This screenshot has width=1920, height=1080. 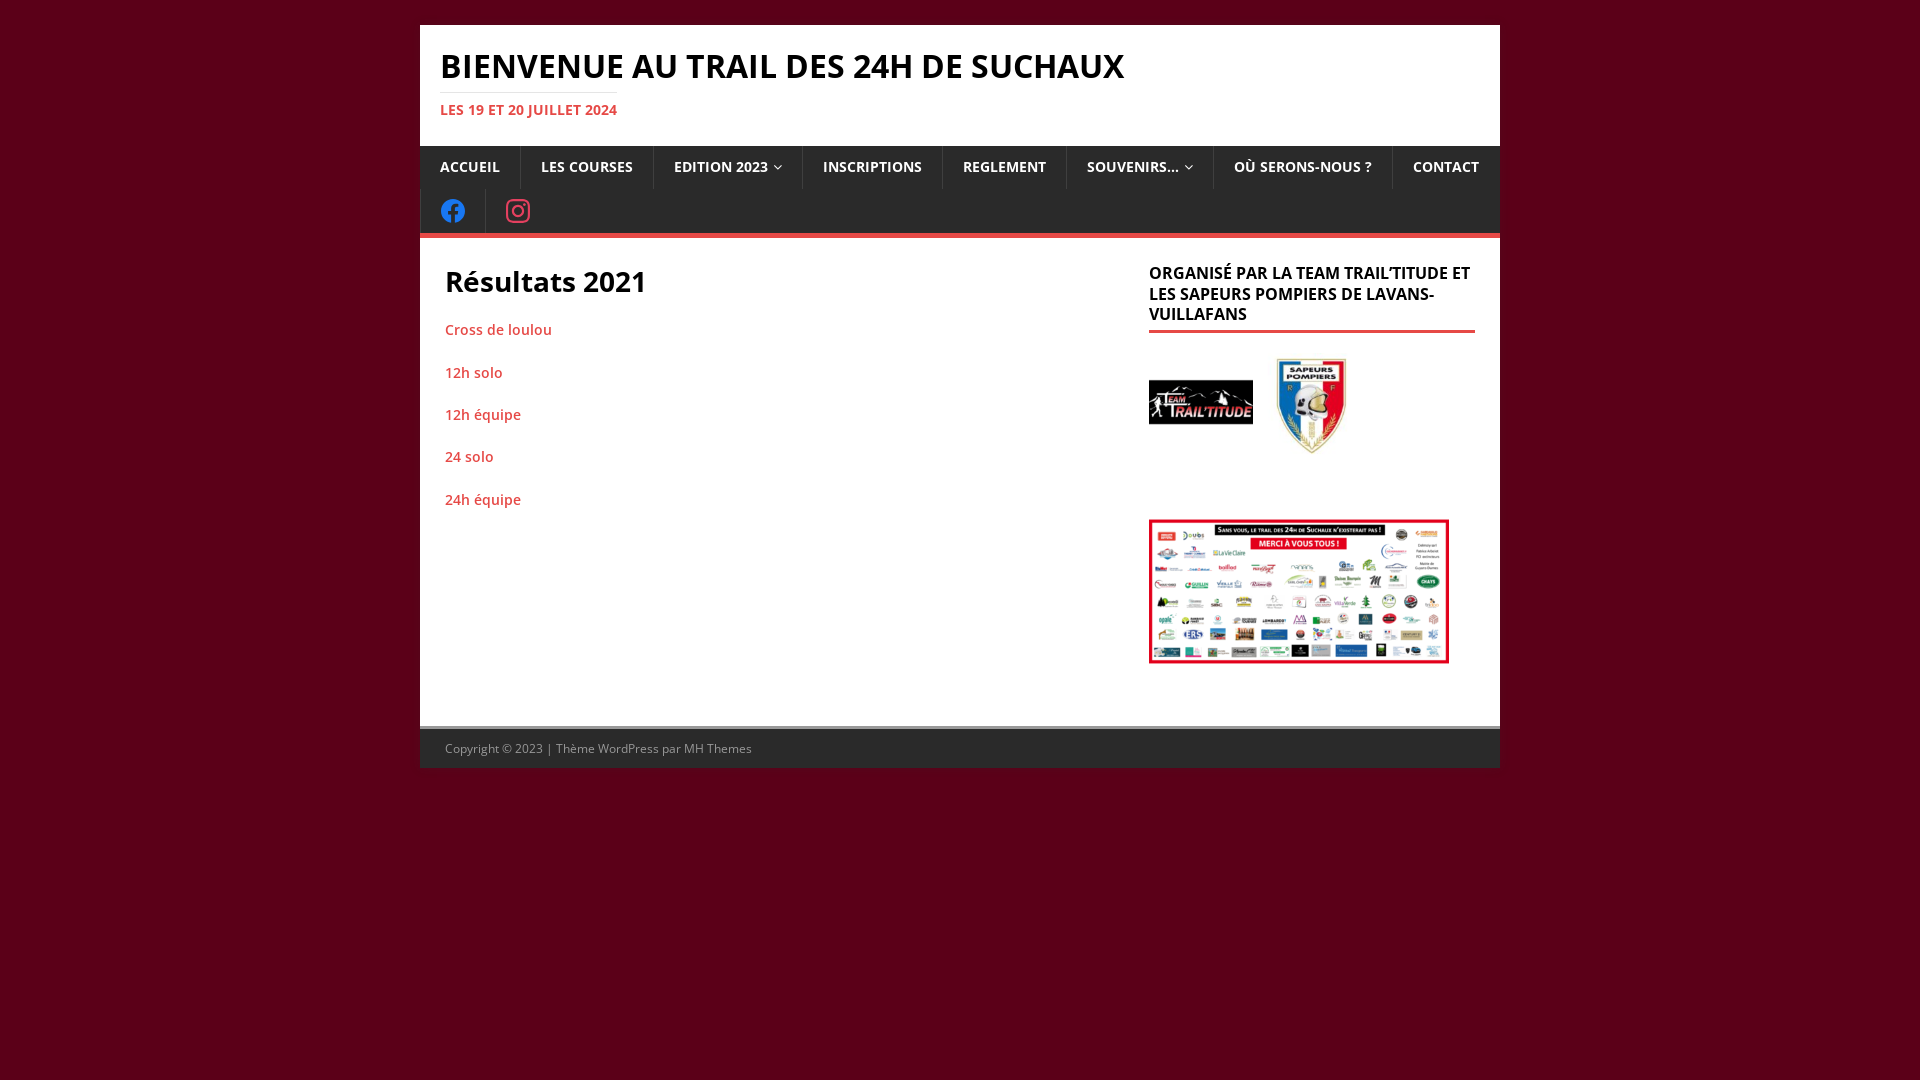 I want to click on '12h solo', so click(x=473, y=372).